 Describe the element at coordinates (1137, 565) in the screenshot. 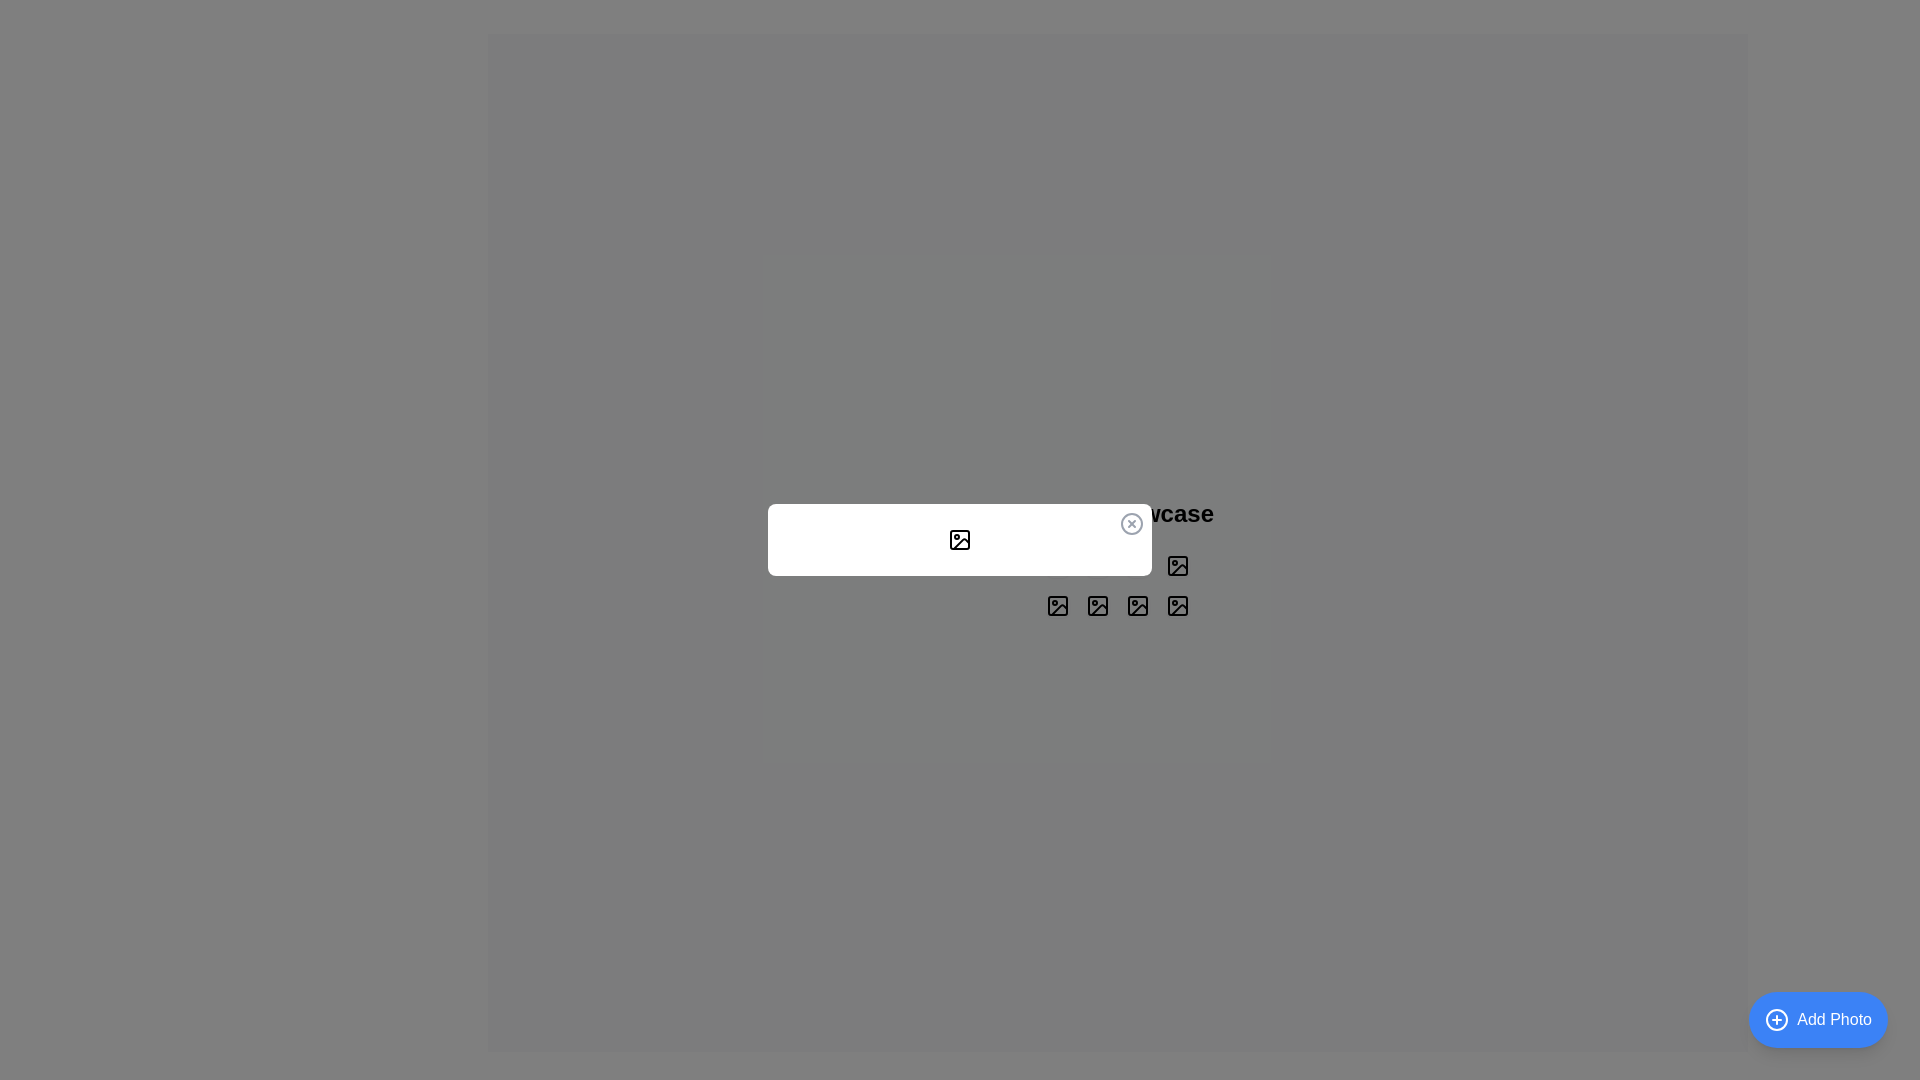

I see `the graphical circular component of the zoom or magnification icon located near the center-right of the interface` at that location.